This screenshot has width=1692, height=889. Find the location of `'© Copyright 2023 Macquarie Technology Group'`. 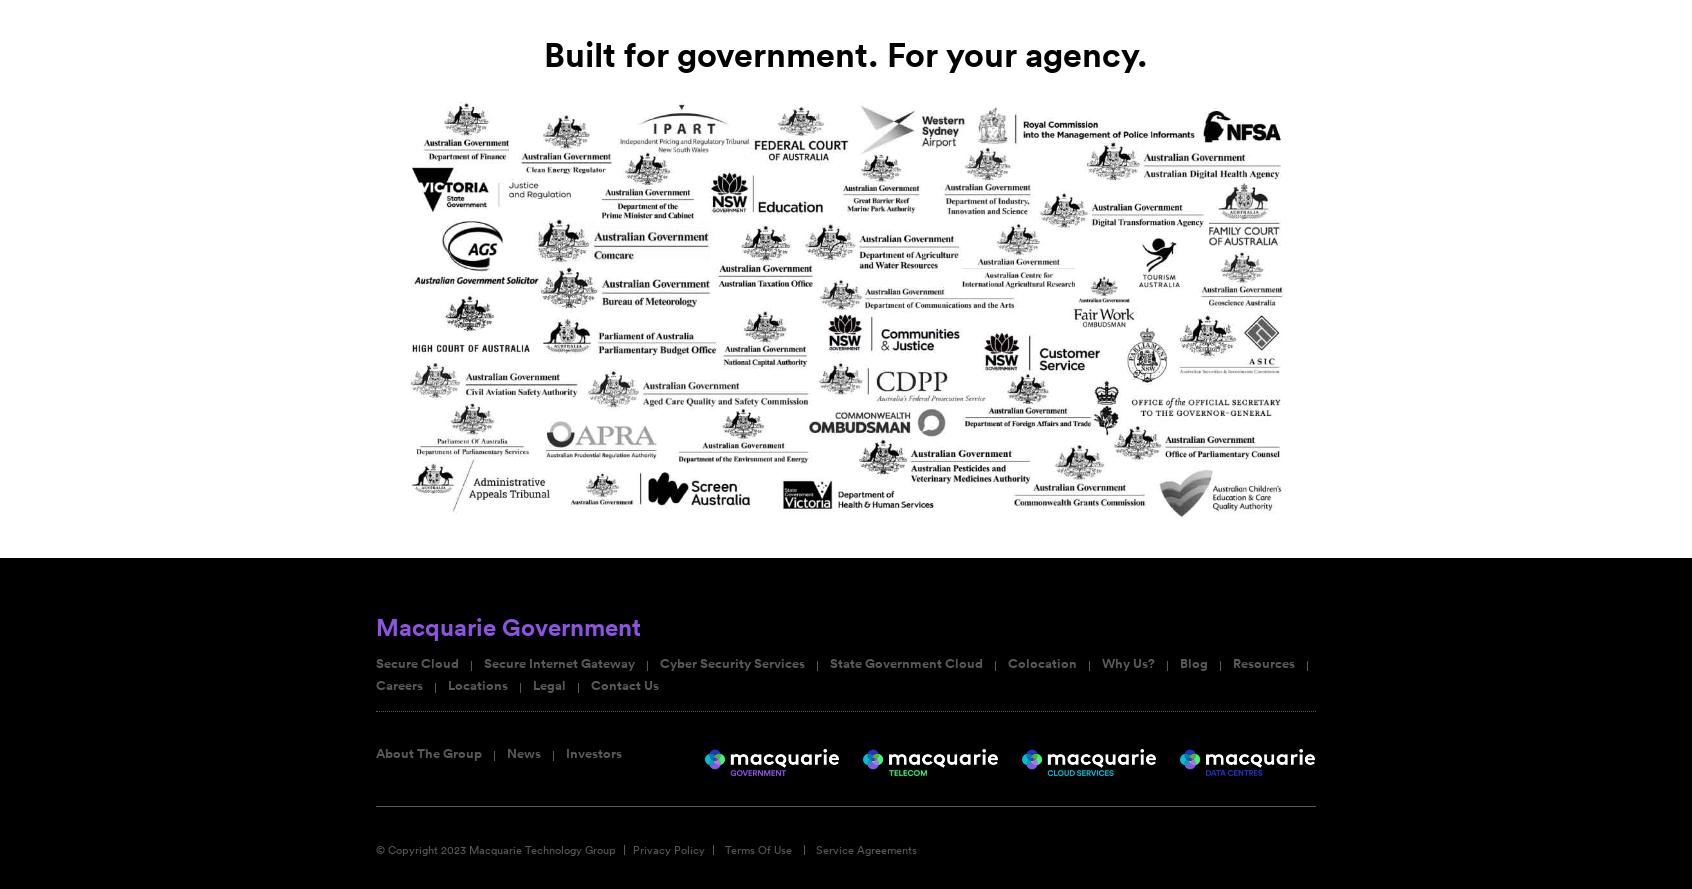

'© Copyright 2023 Macquarie Technology Group' is located at coordinates (375, 848).